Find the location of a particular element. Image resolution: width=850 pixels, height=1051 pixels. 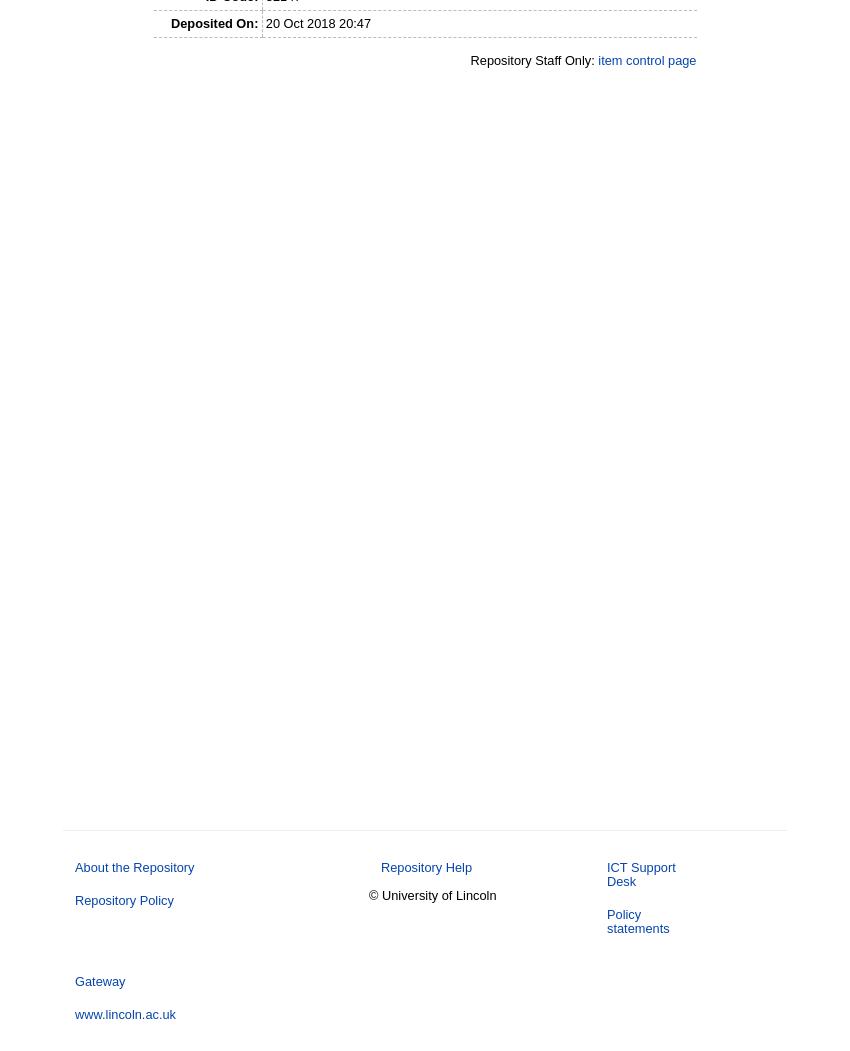

'item control page' is located at coordinates (596, 59).